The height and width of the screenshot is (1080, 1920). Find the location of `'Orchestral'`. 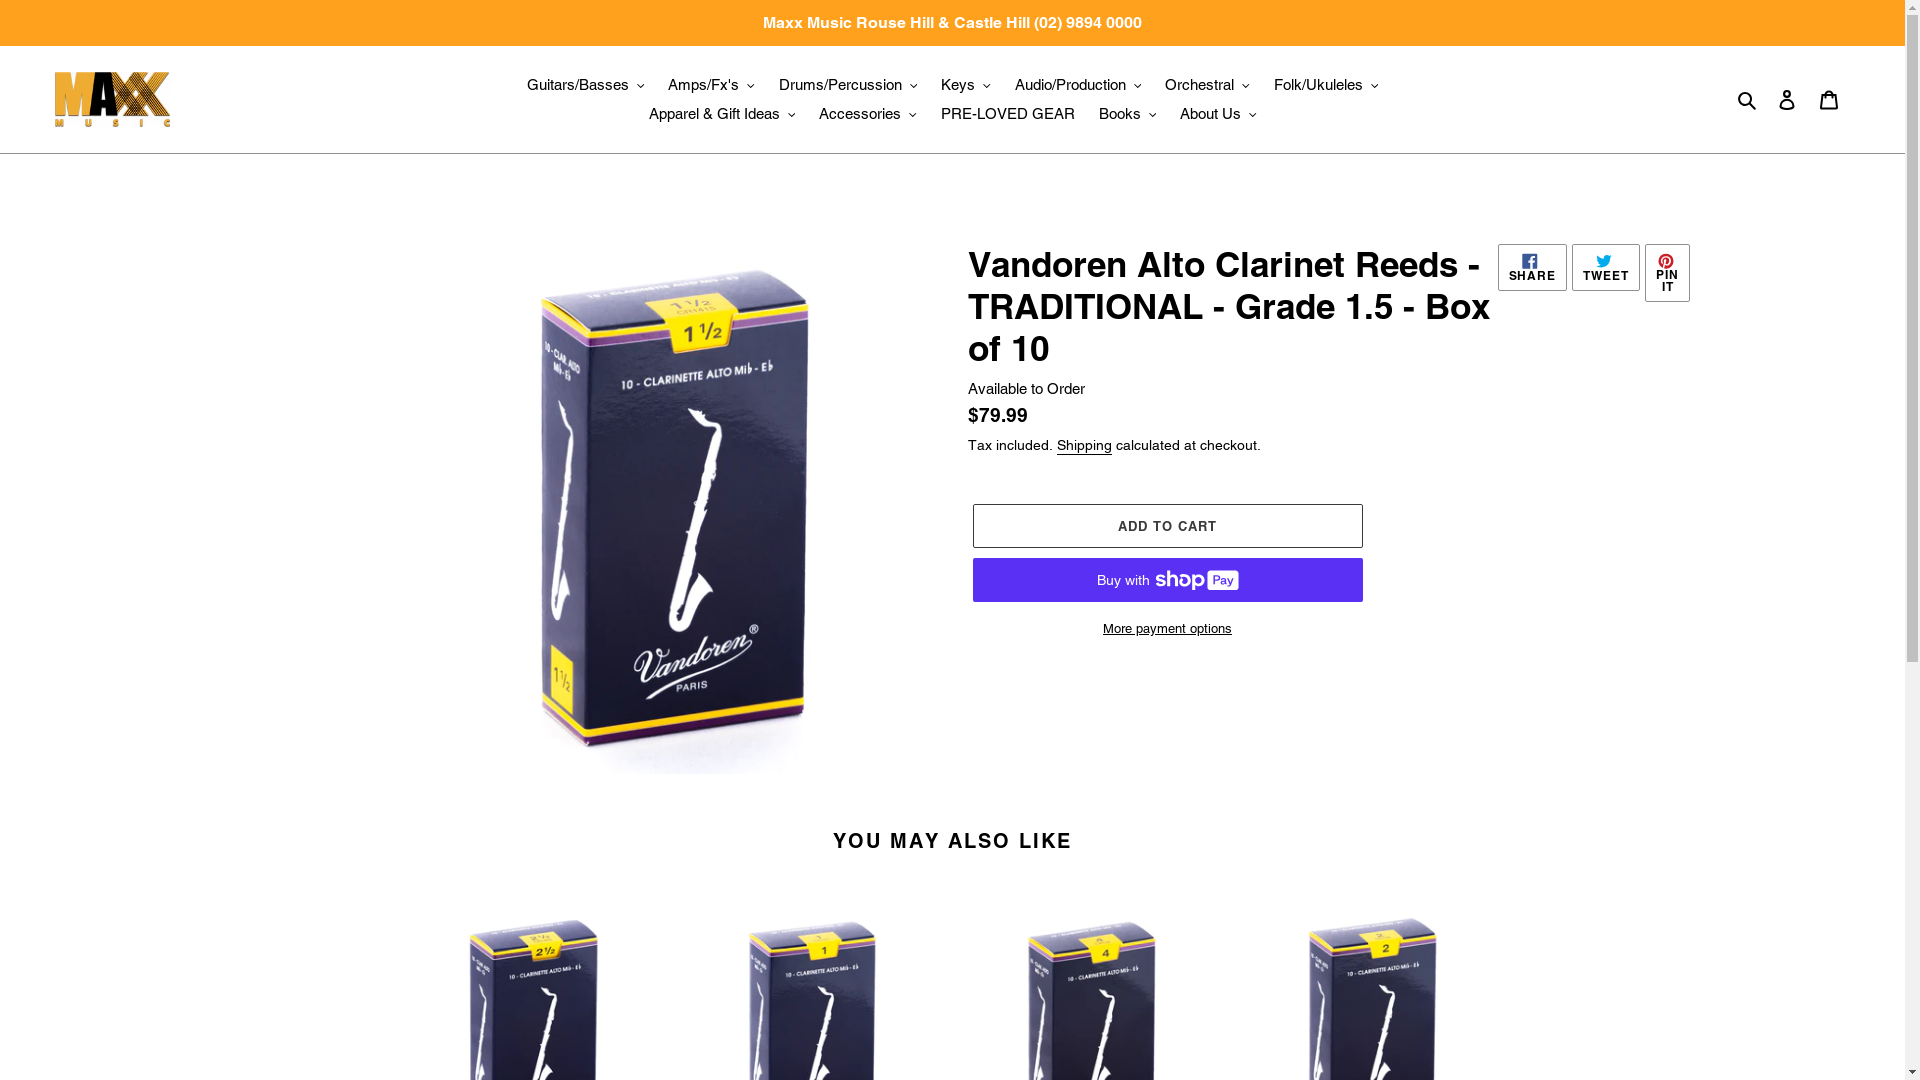

'Orchestral' is located at coordinates (1206, 84).